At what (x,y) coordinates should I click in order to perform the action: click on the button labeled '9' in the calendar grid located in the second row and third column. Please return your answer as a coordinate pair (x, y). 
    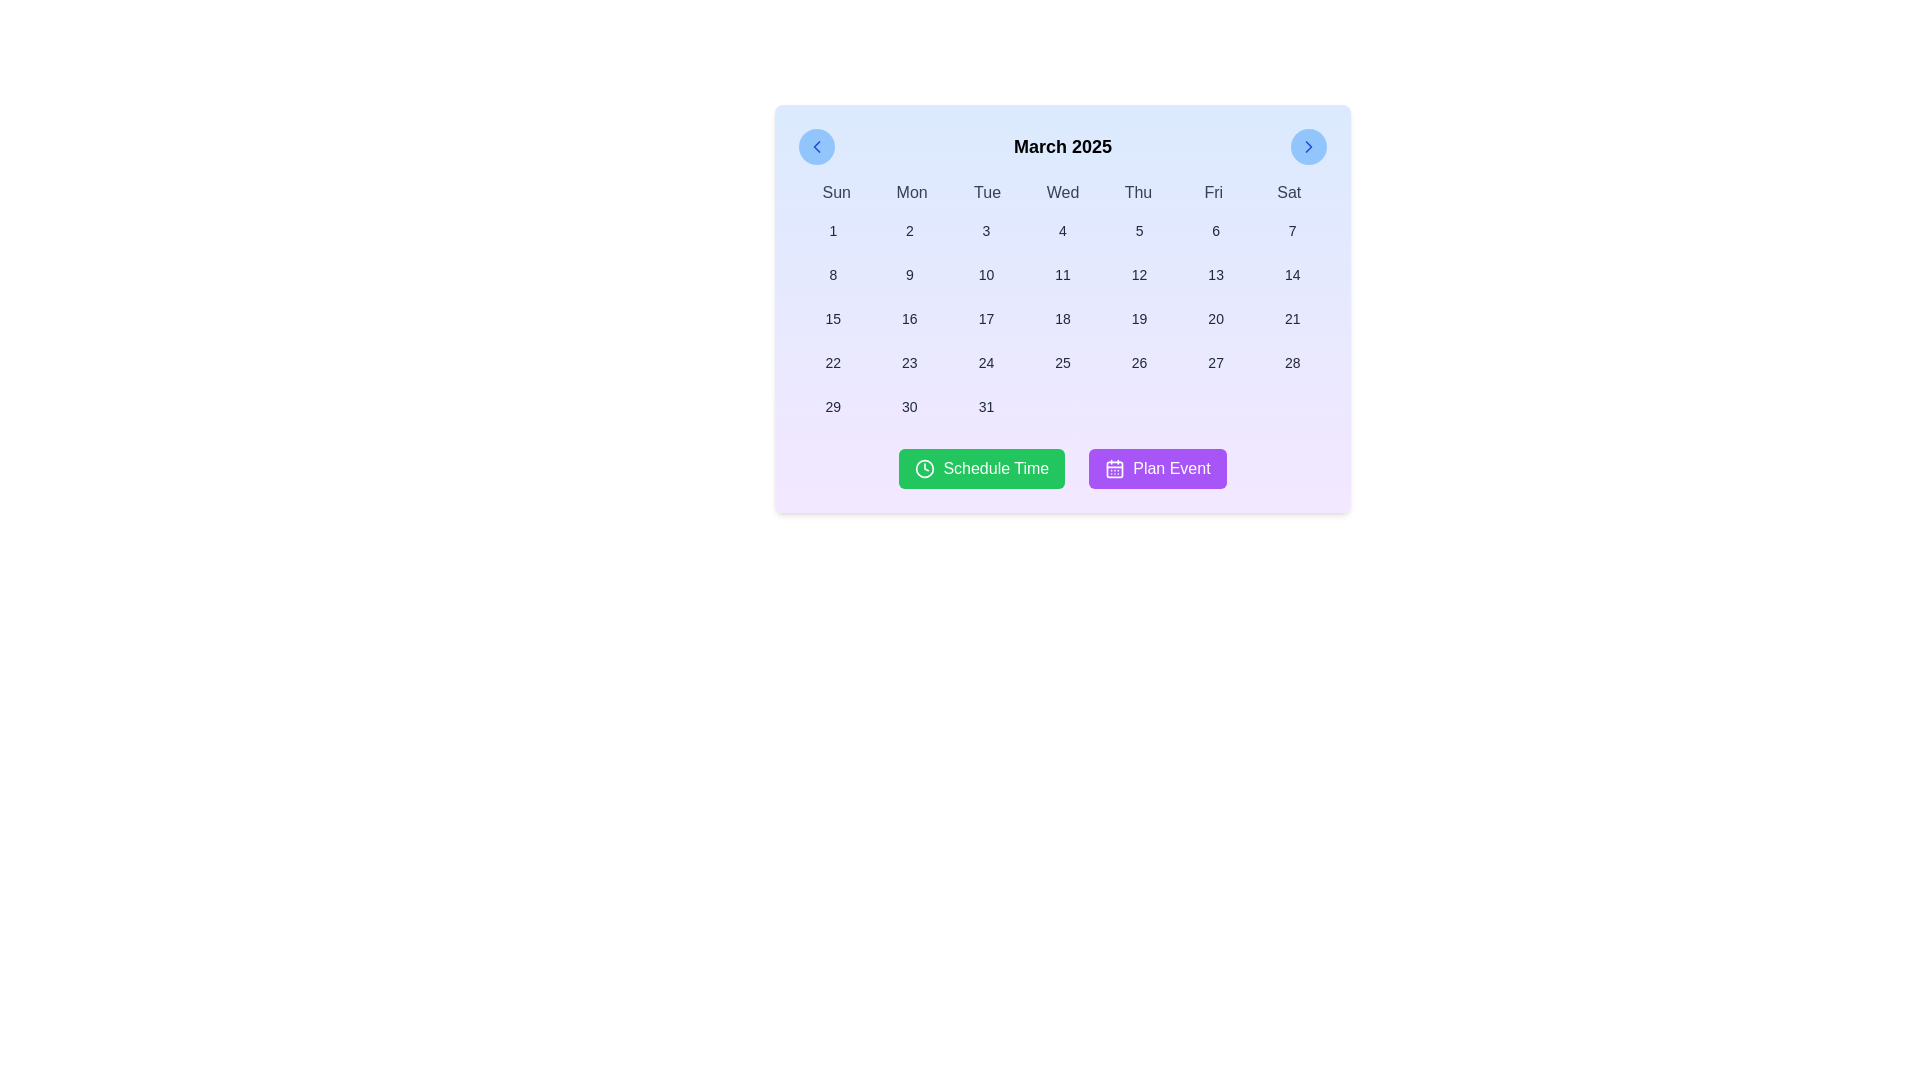
    Looking at the image, I should click on (908, 274).